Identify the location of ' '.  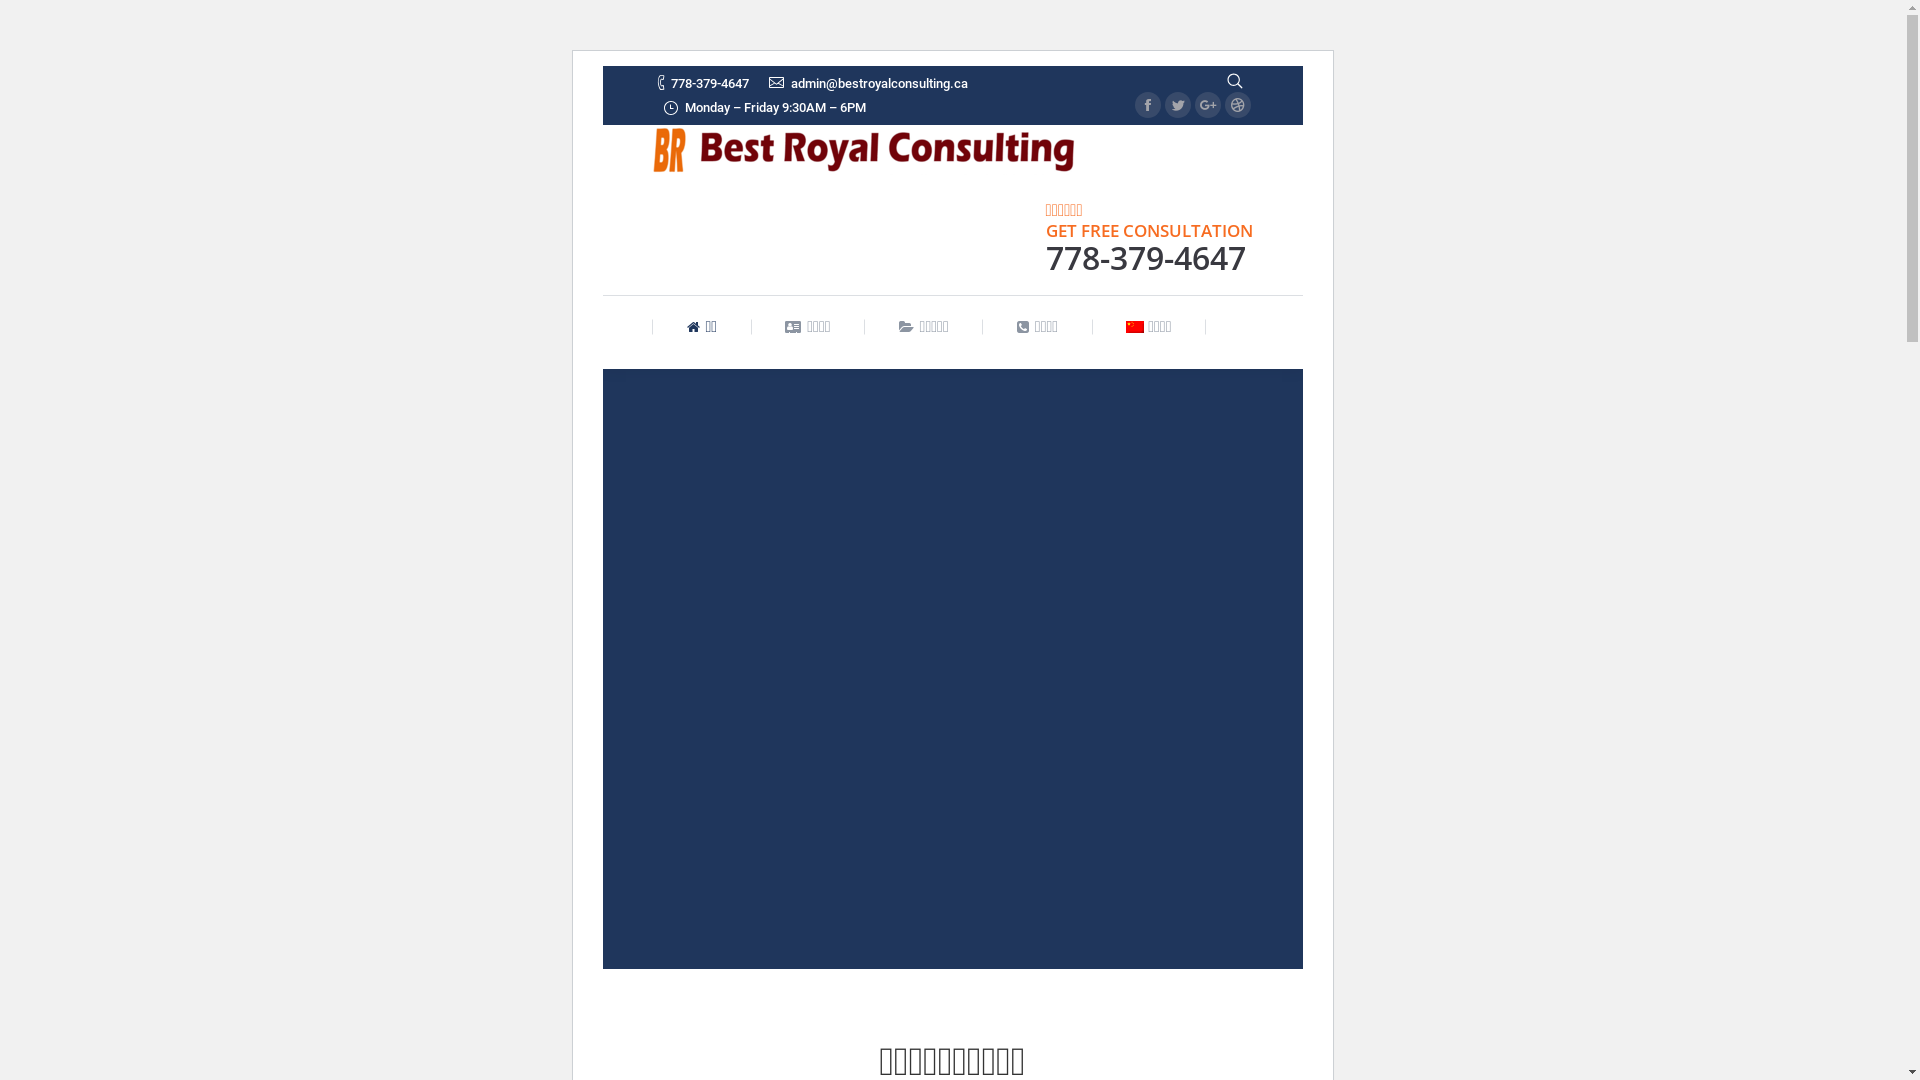
(1232, 79).